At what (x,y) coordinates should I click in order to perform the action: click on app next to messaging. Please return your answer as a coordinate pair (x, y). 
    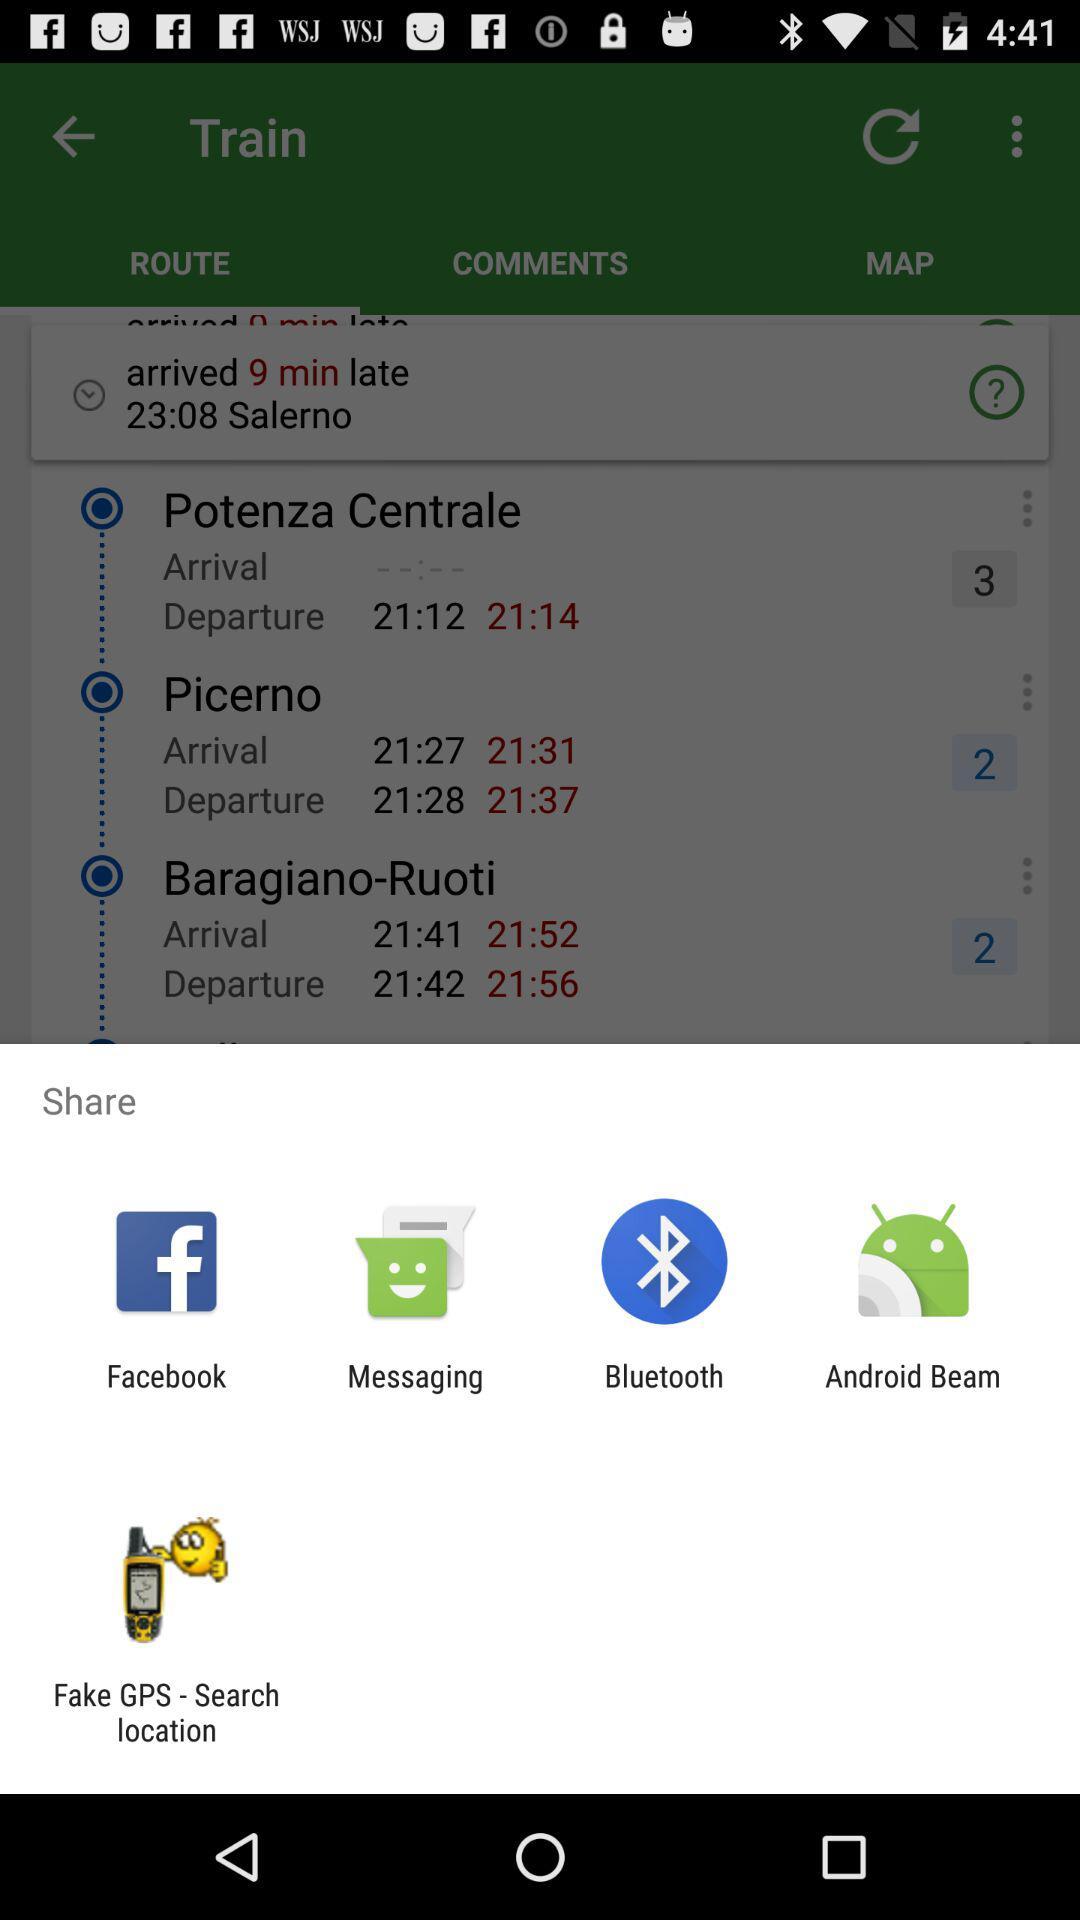
    Looking at the image, I should click on (165, 1392).